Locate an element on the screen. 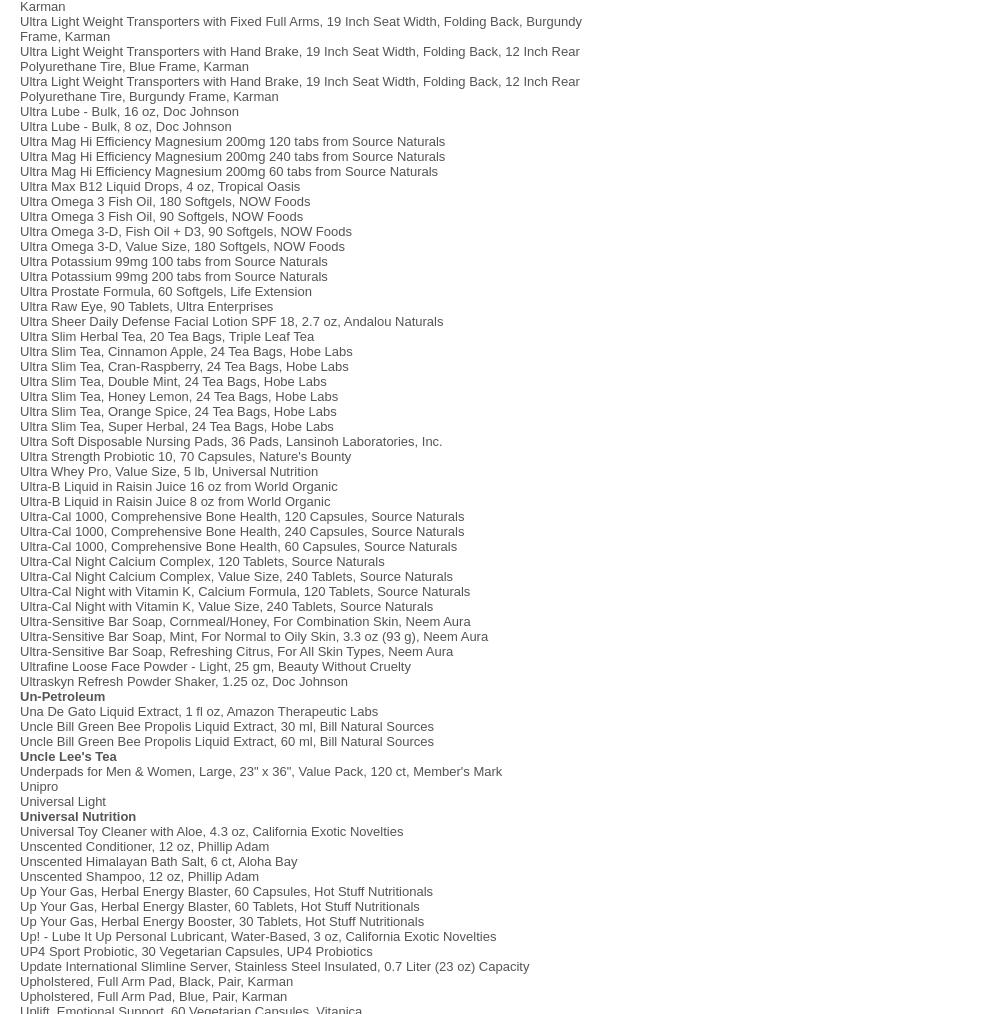  'Up Your Gas, Herbal Energy Blaster, 60 Capsules, Hot Stuff Nutritionals' is located at coordinates (225, 890).